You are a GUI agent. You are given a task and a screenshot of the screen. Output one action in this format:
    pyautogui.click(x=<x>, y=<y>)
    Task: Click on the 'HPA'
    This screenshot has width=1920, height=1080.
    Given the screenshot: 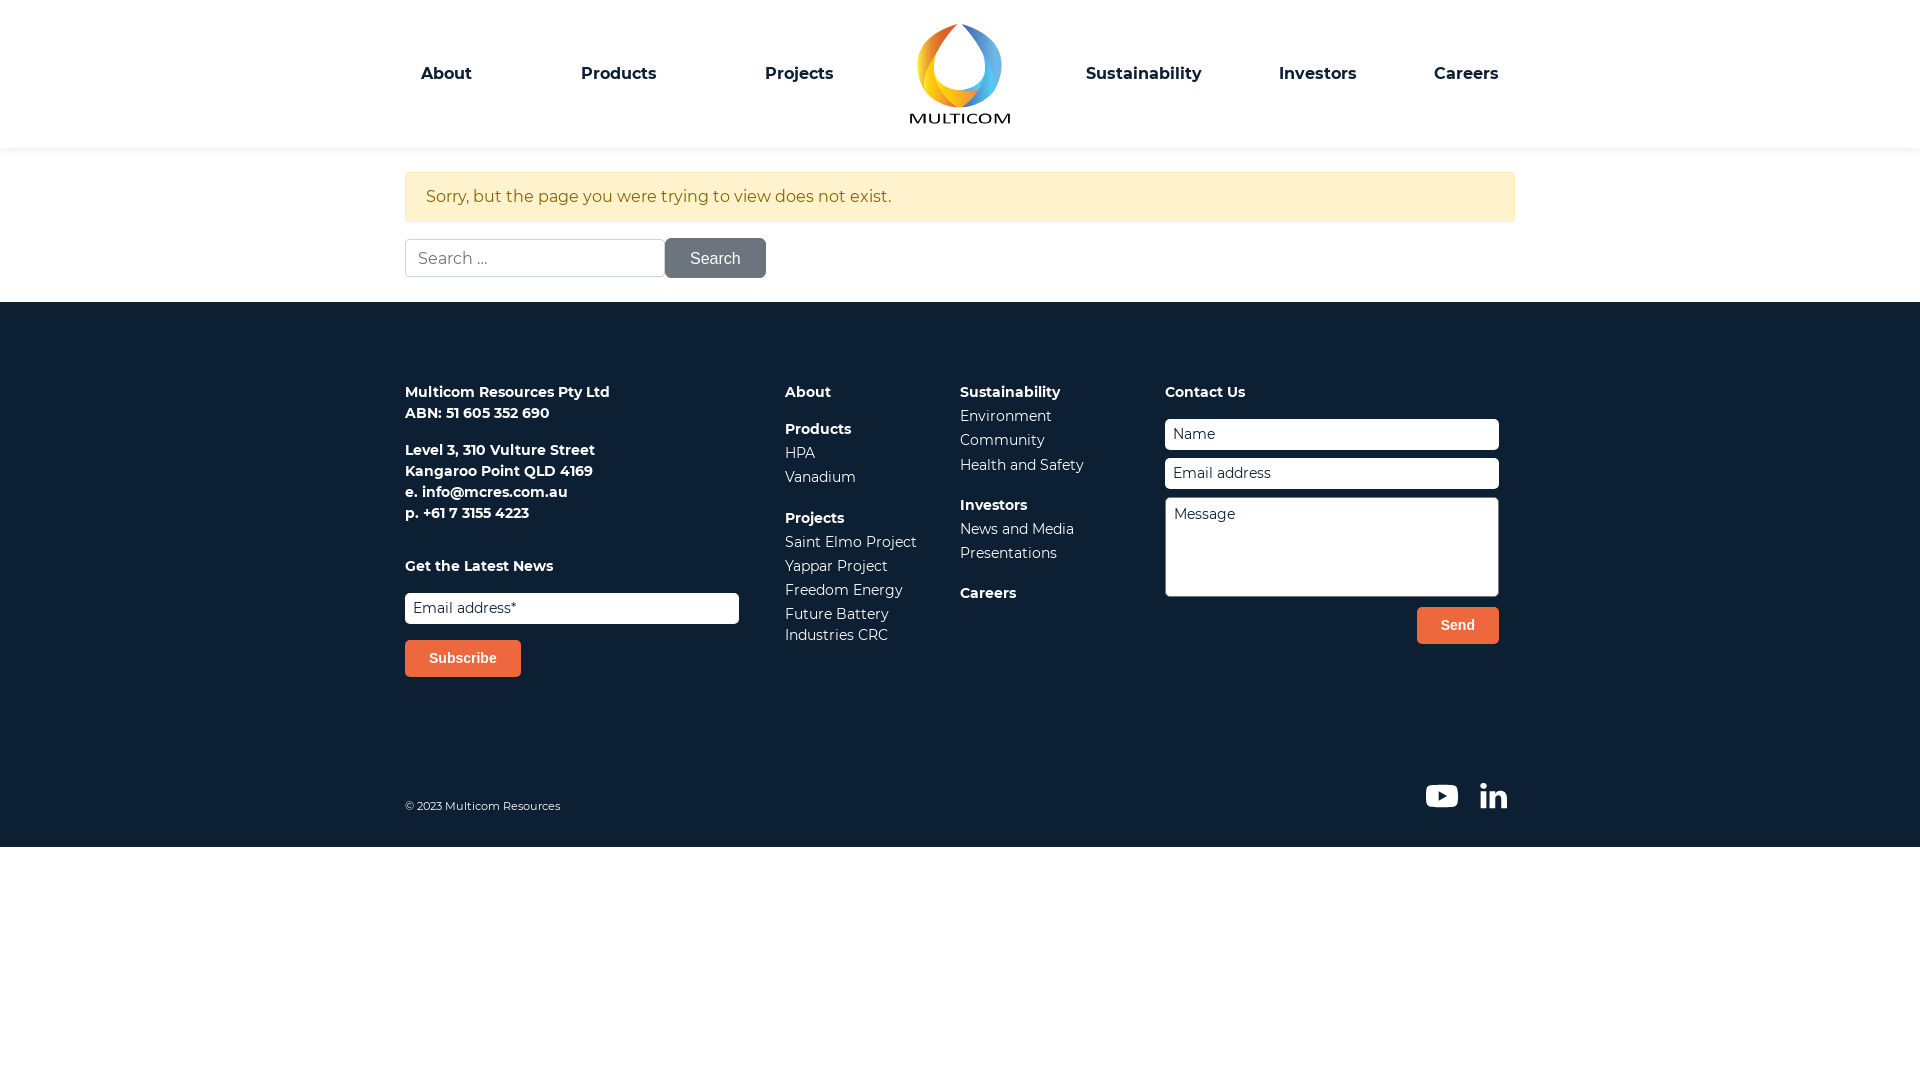 What is the action you would take?
    pyautogui.click(x=784, y=452)
    